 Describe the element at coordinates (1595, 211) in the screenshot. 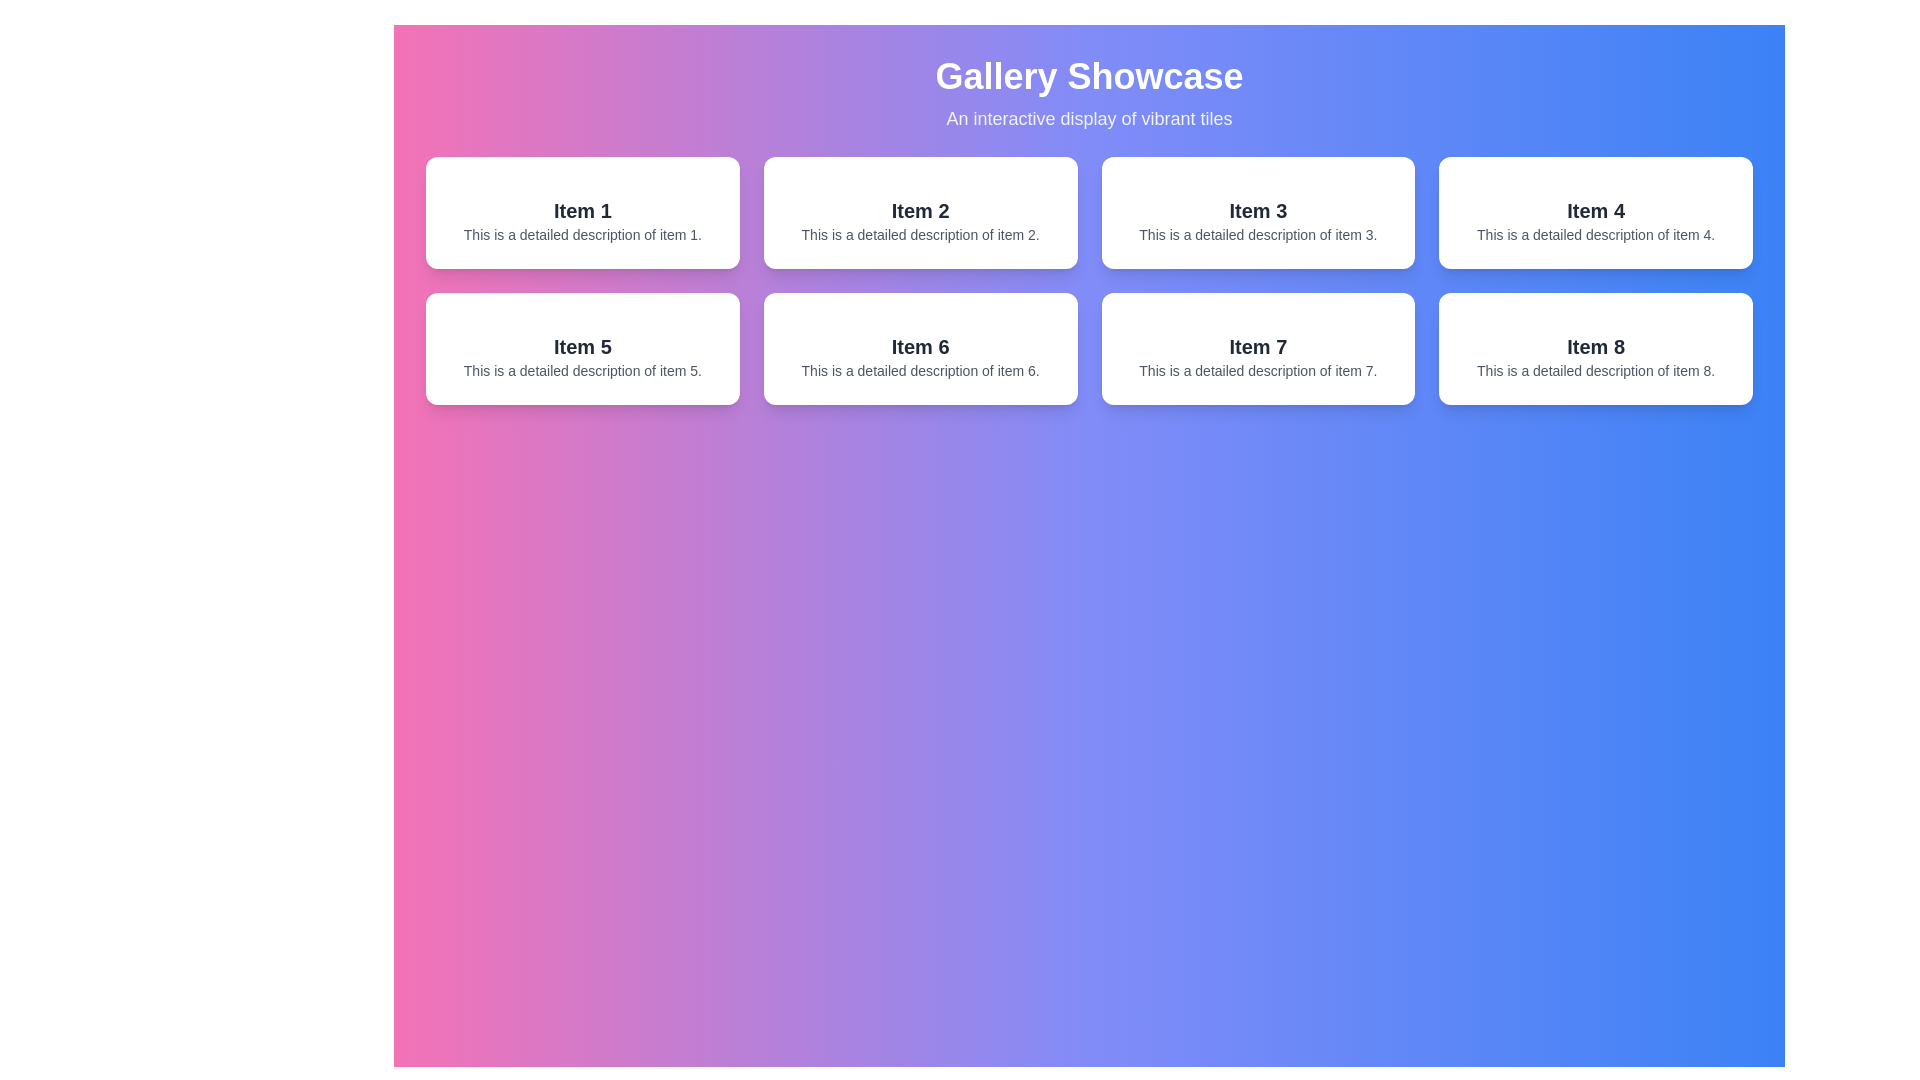

I see `text label that serves as the title for the card, located in the second row, fourth column of the grid layout` at that location.